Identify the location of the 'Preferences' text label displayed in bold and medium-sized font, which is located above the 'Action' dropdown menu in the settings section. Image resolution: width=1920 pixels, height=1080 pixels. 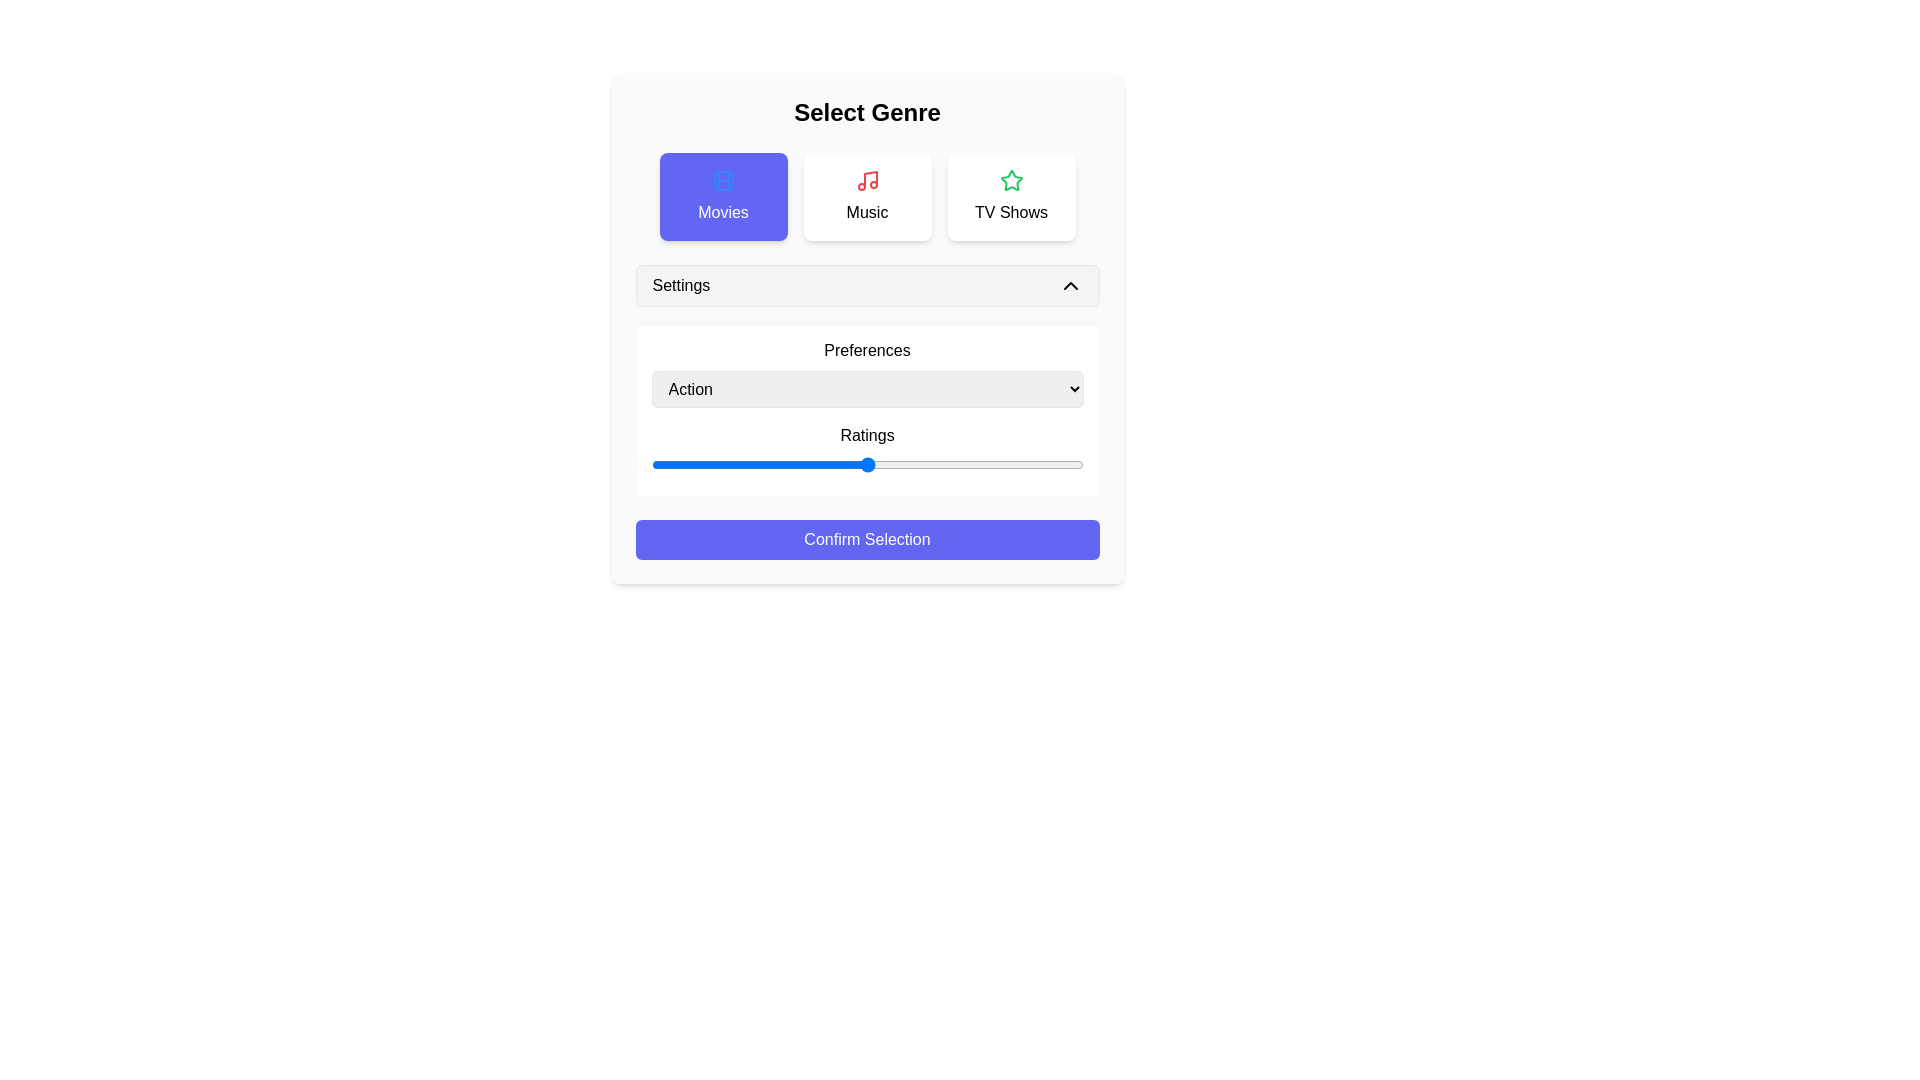
(867, 350).